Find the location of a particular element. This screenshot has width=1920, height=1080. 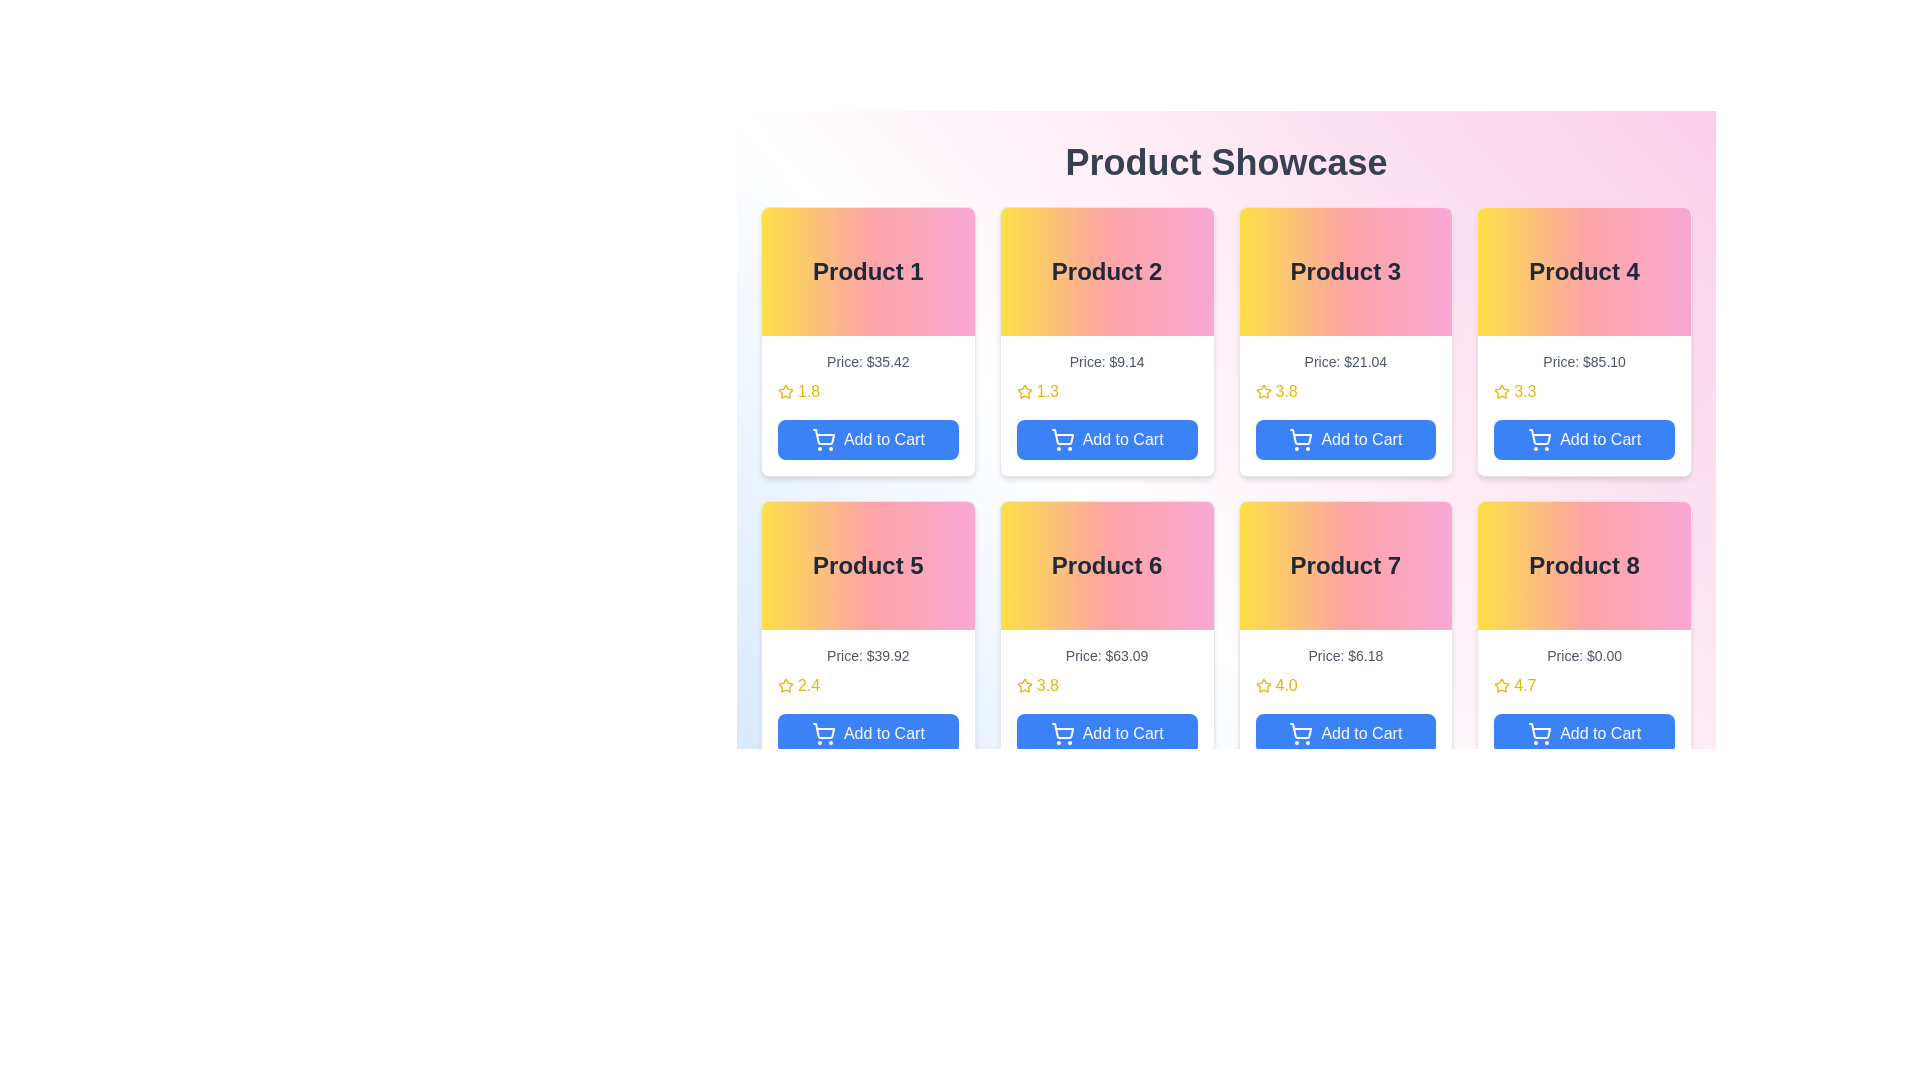

the price text label displayed in gray under the title 'Product 1' within the product card layout is located at coordinates (868, 362).